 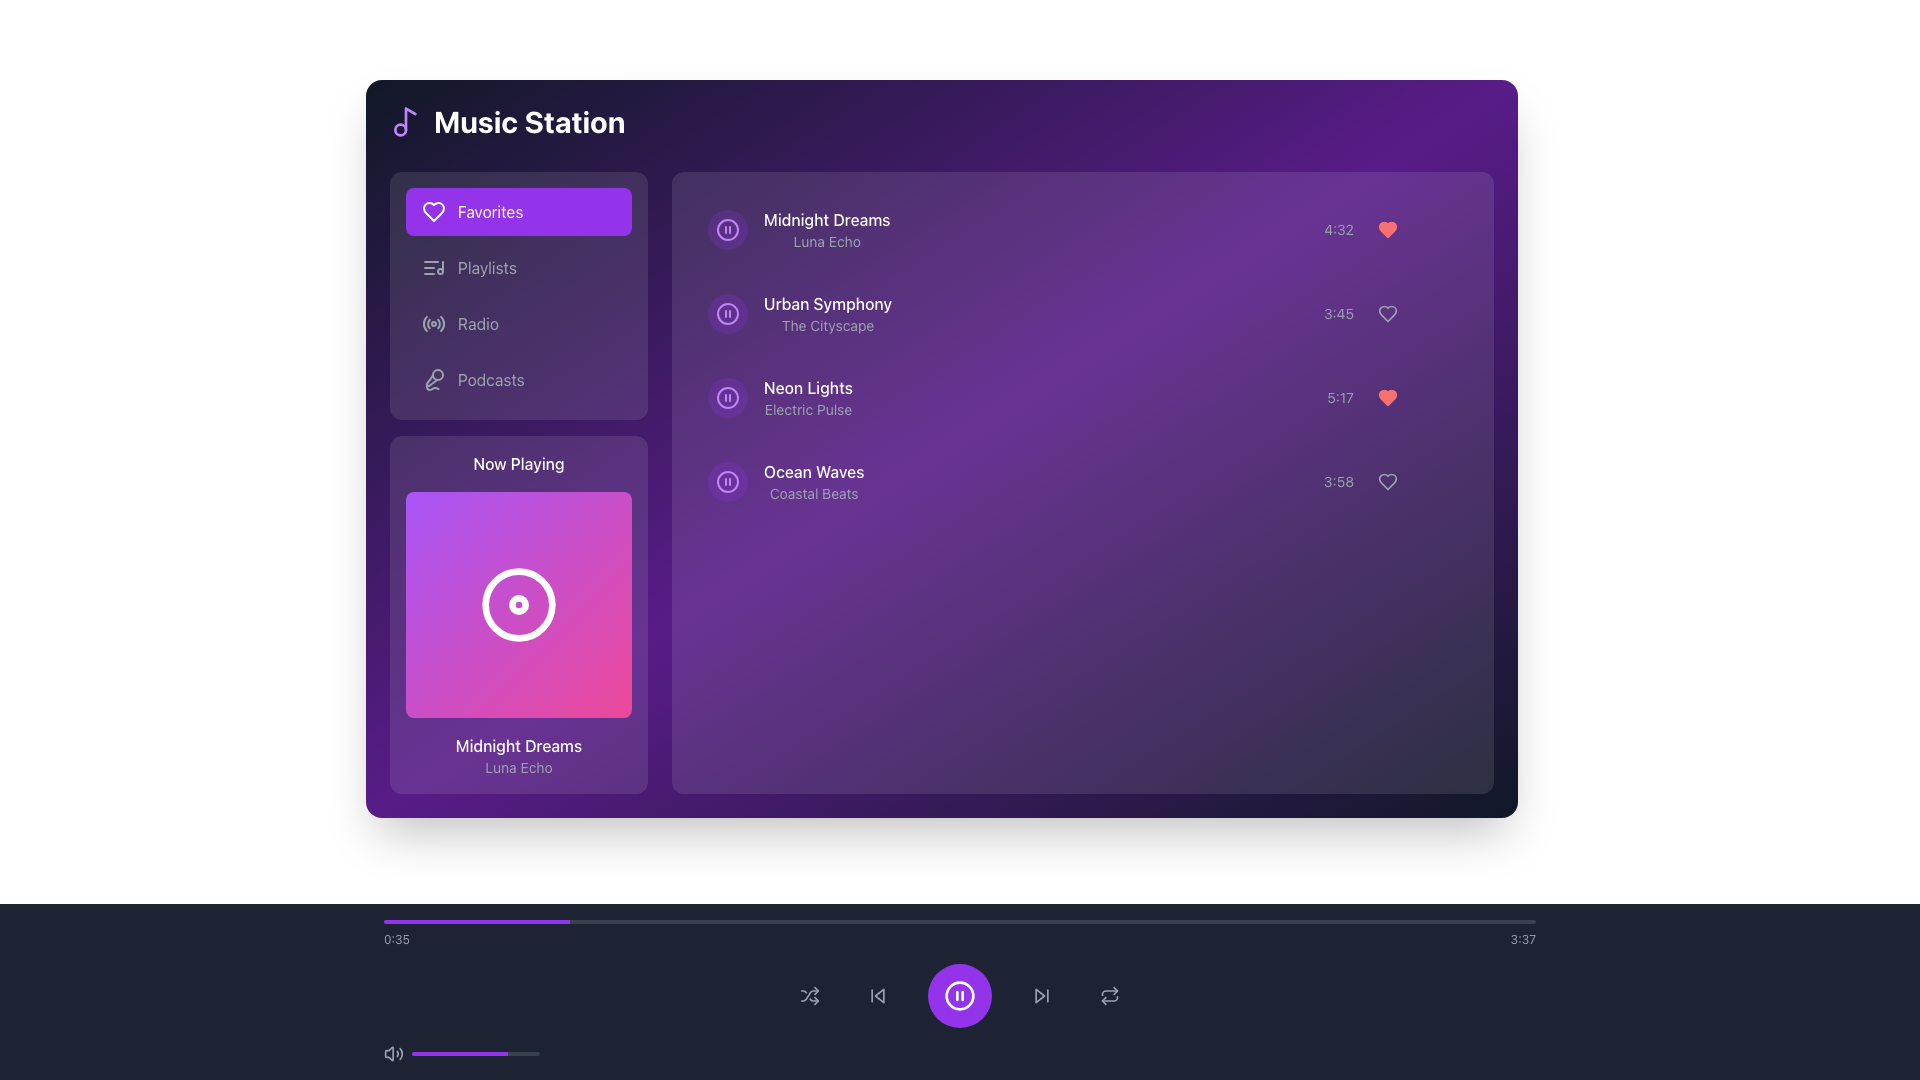 I want to click on the button located at the far-right of the row displaying the 'Ocean Waves' track by 'Coastal Beats' in the 'Favorites' playlist, so click(x=1440, y=482).